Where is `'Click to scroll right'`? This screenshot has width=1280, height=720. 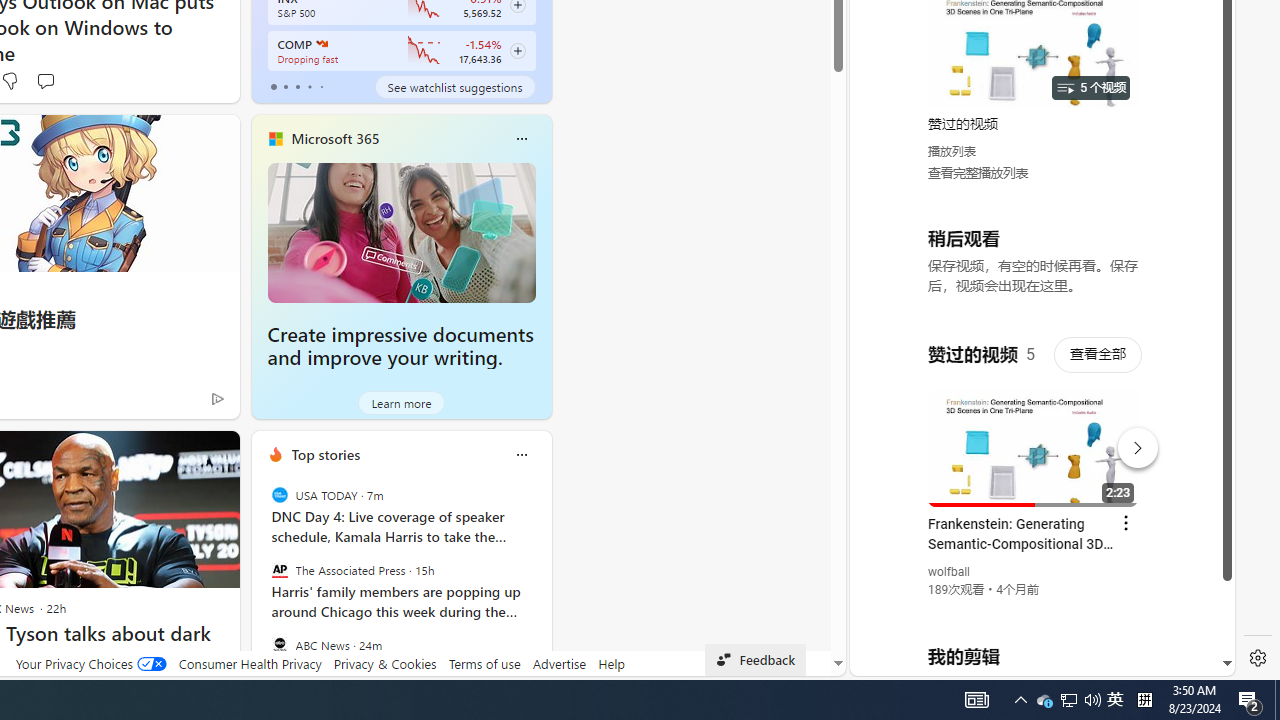 'Click to scroll right' is located at coordinates (1196, 82).